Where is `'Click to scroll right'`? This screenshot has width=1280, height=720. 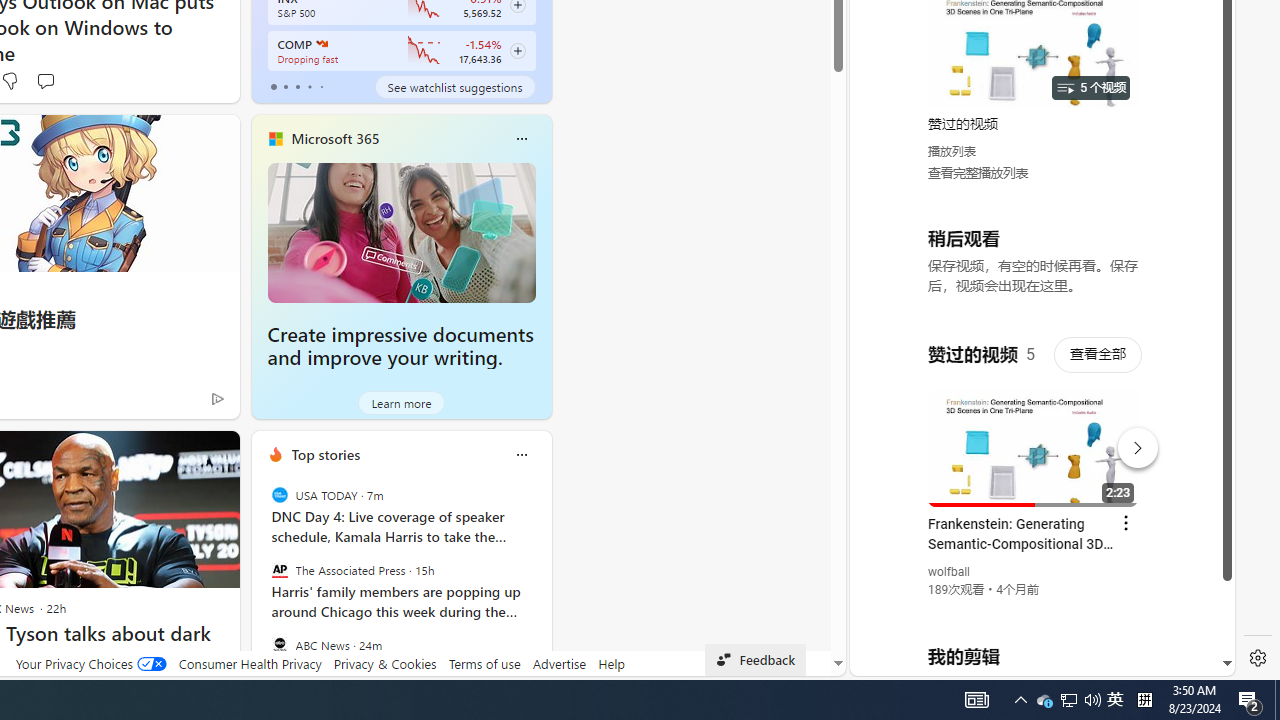 'Click to scroll right' is located at coordinates (1196, 82).